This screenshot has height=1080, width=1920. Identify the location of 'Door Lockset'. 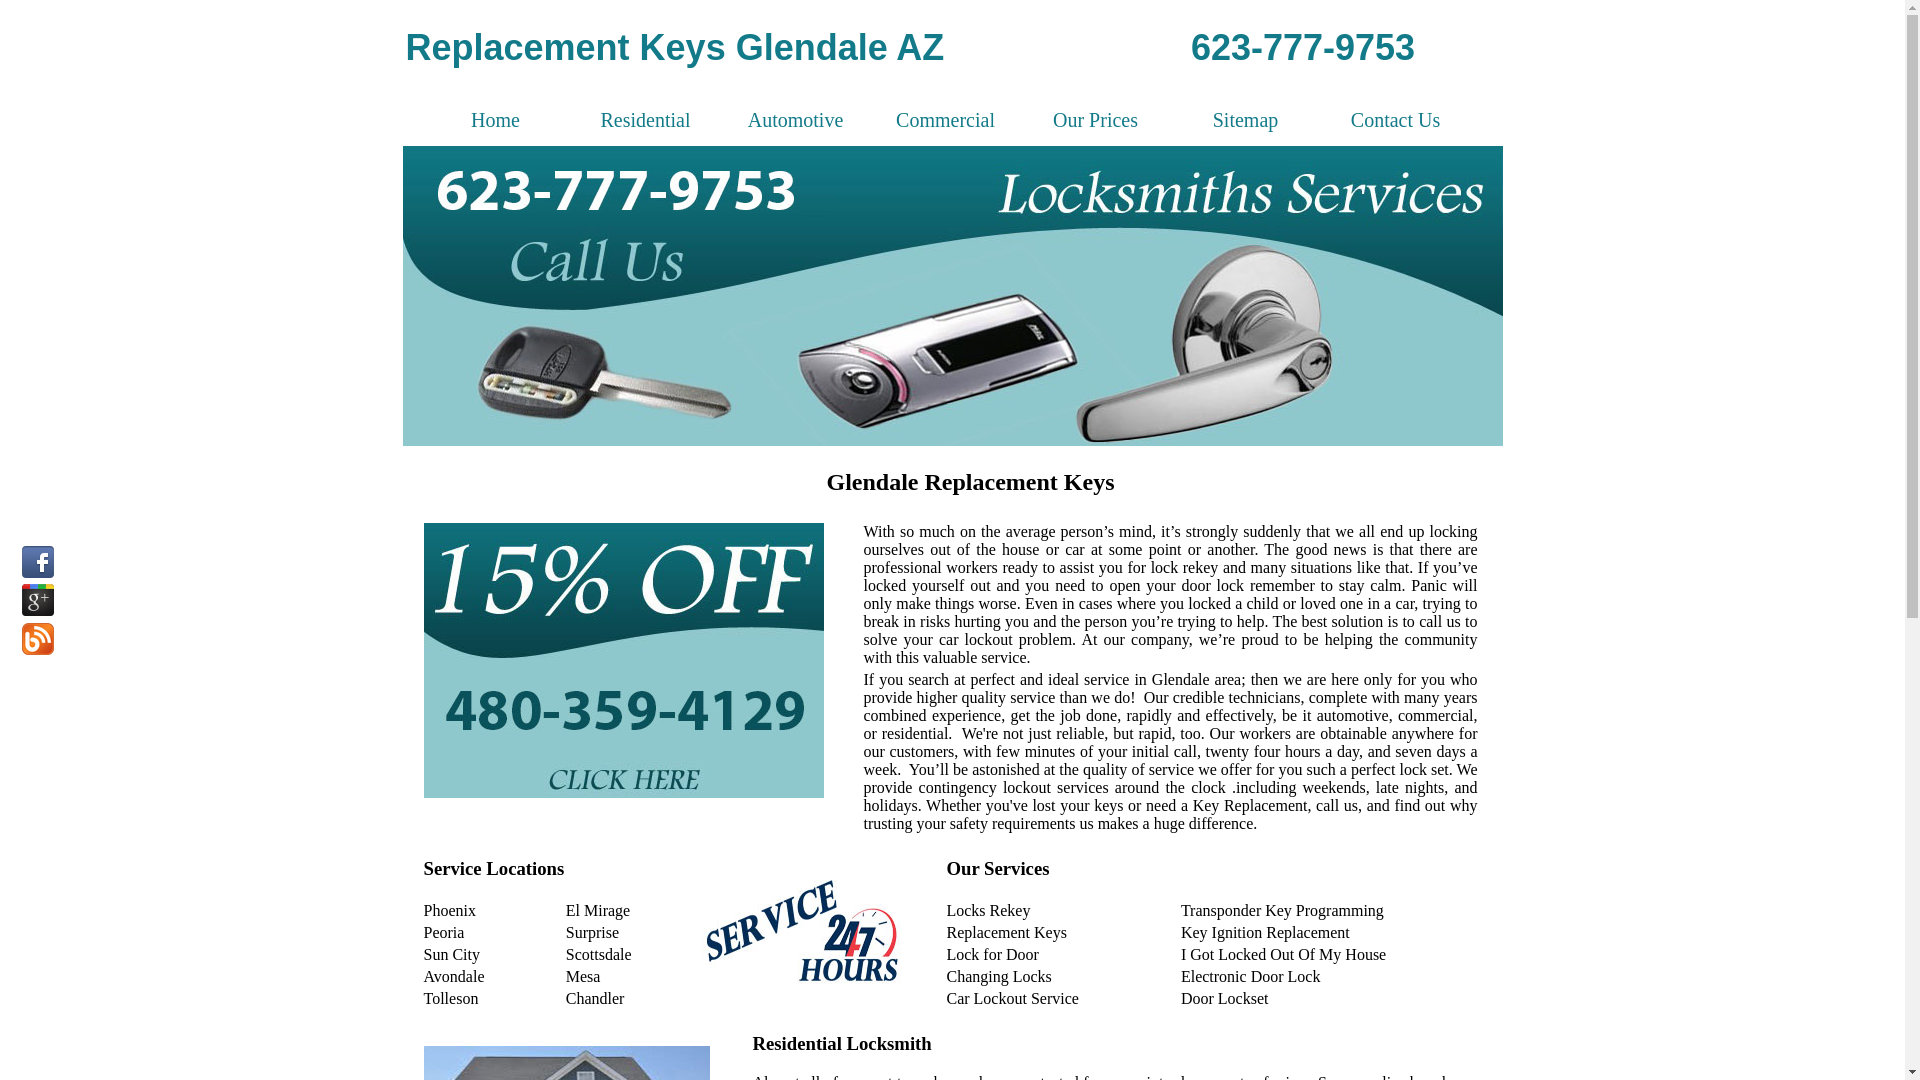
(1223, 998).